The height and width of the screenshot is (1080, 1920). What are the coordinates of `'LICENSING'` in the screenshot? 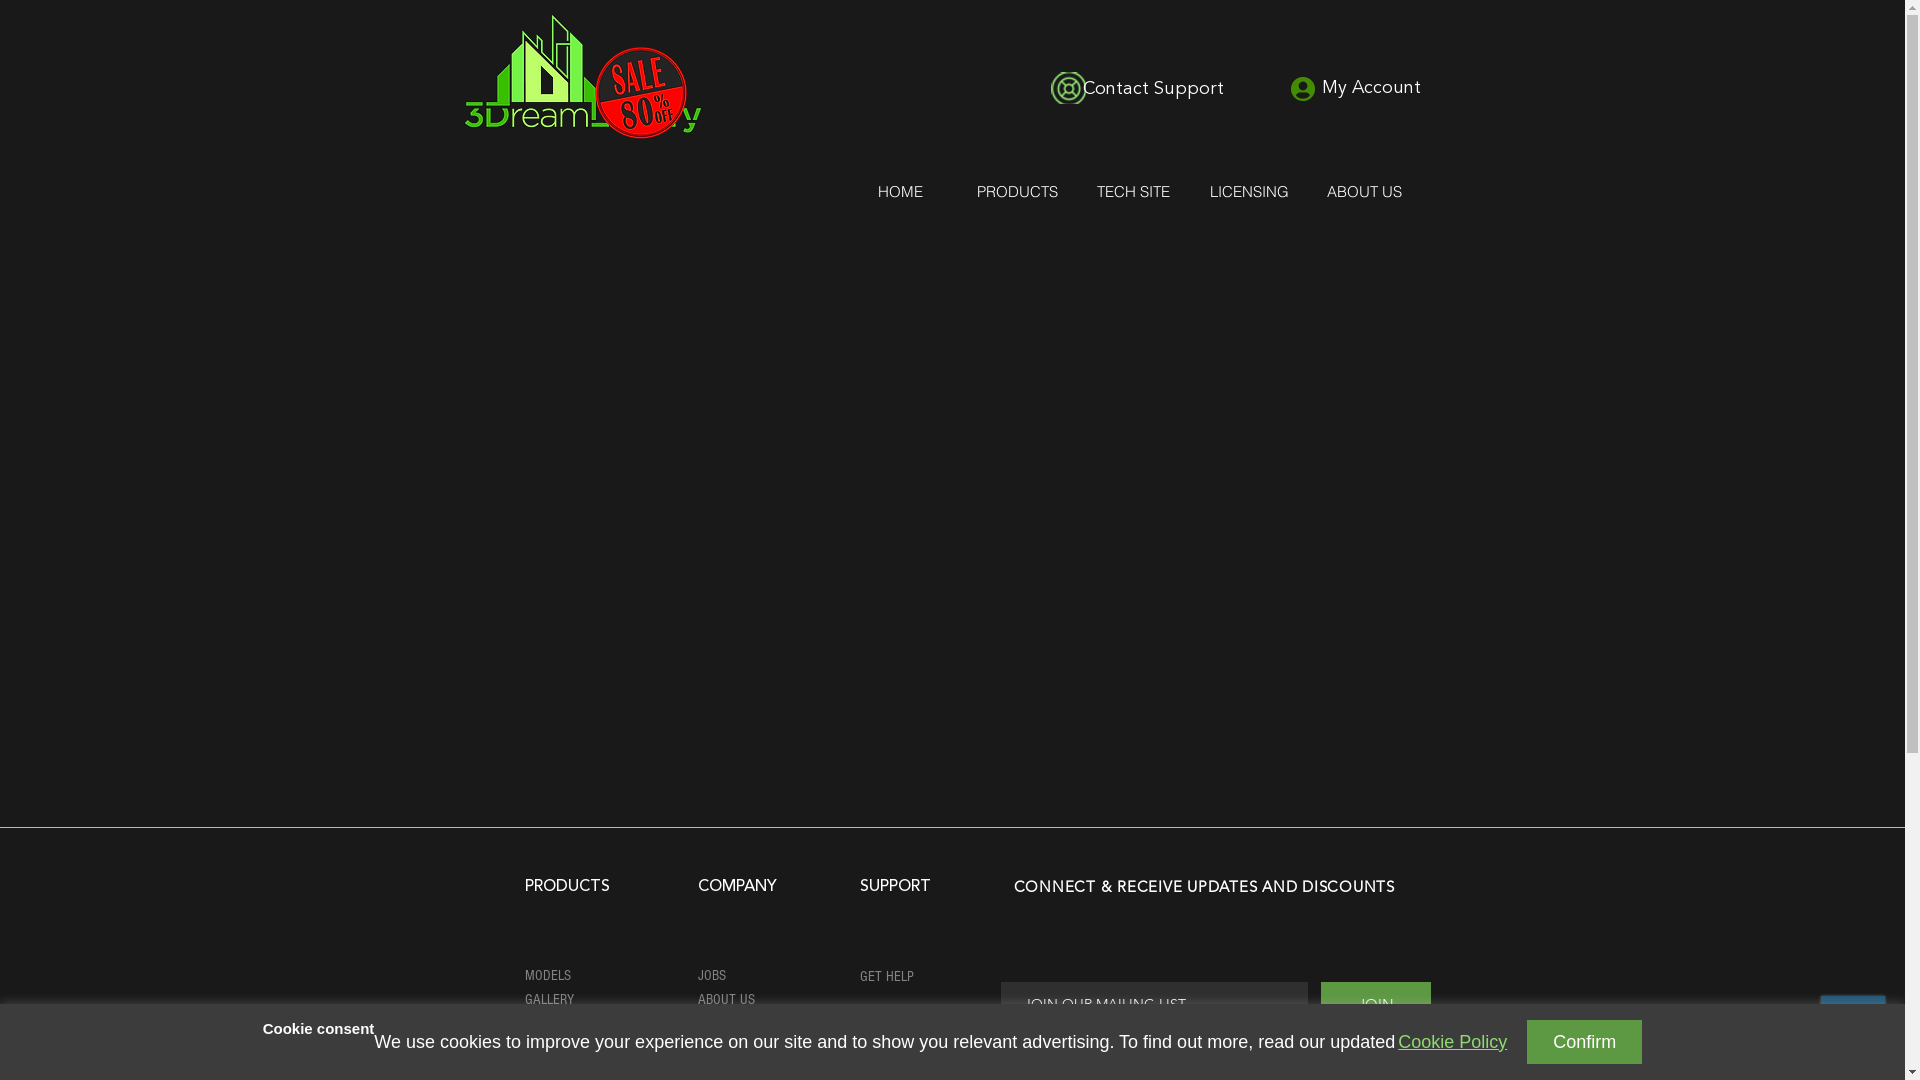 It's located at (1190, 191).